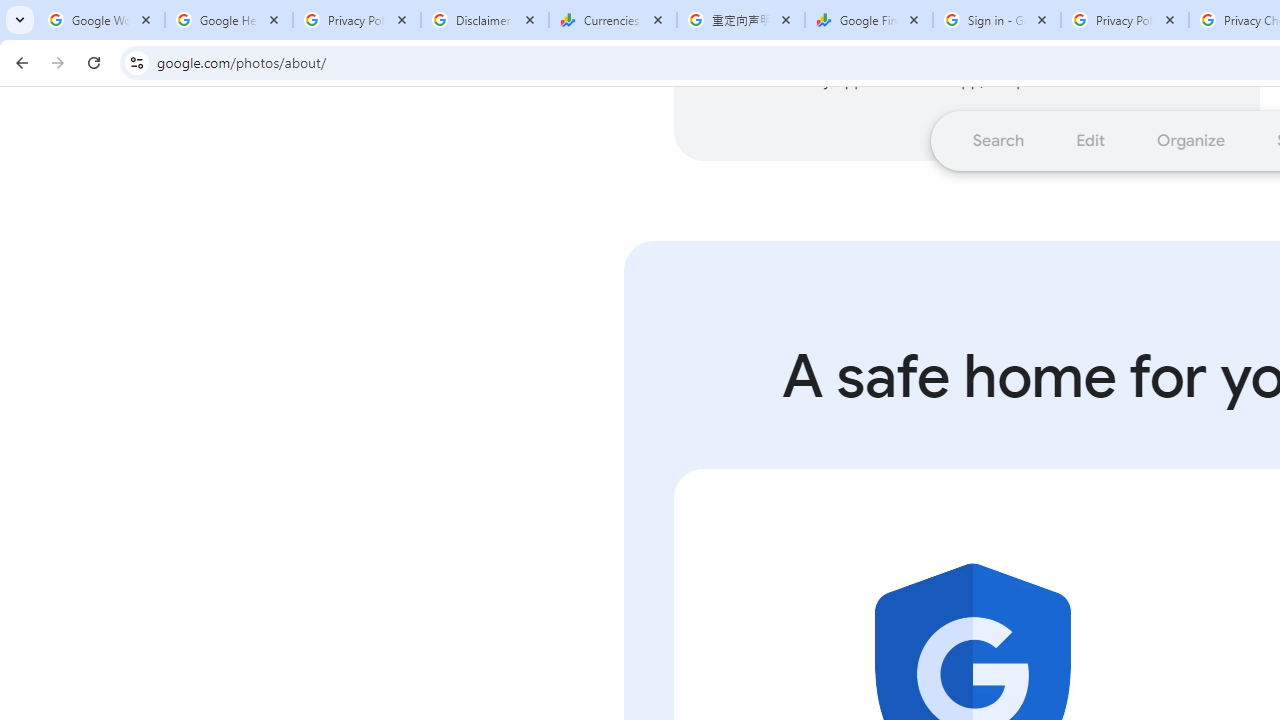 This screenshot has width=1280, height=720. Describe the element at coordinates (100, 20) in the screenshot. I see `'Google Workspace Admin Community'` at that location.